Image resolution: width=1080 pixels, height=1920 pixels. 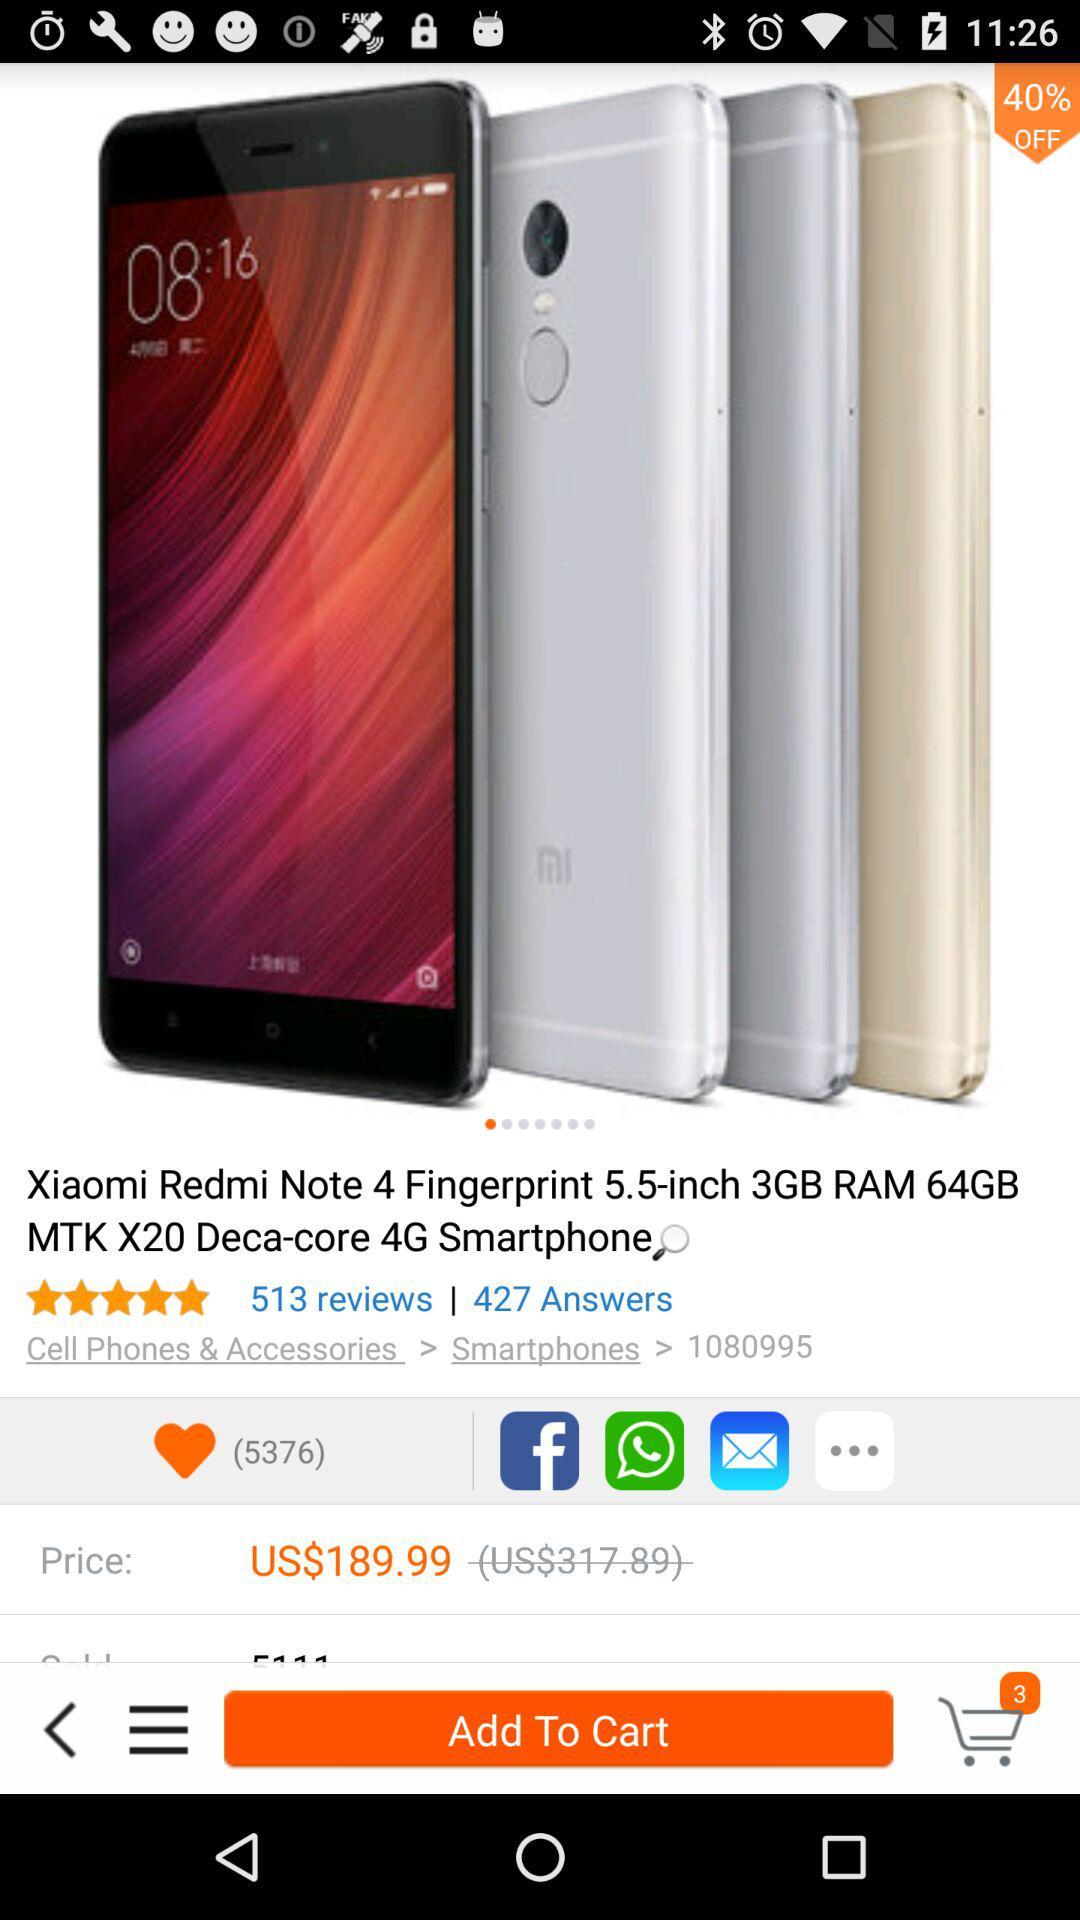 What do you see at coordinates (157, 1728) in the screenshot?
I see `menu` at bounding box center [157, 1728].